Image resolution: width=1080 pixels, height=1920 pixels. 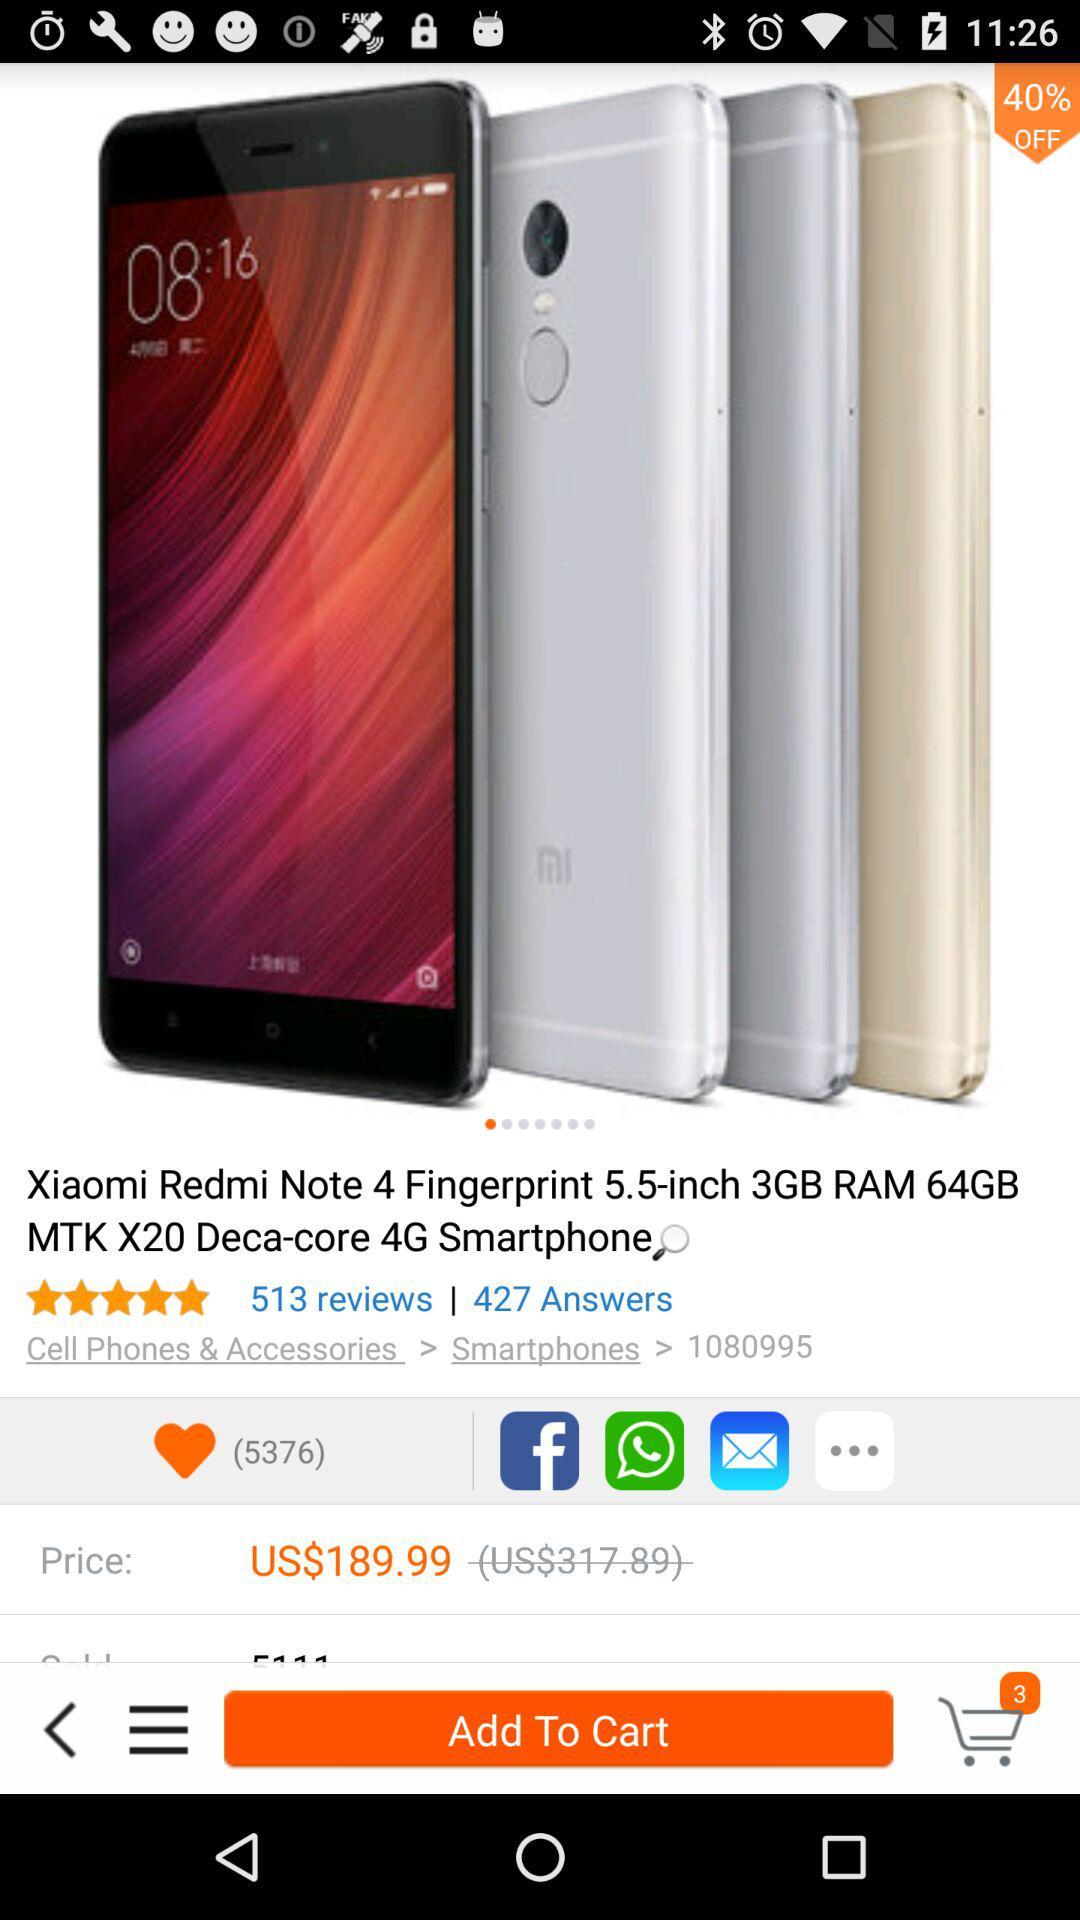 What do you see at coordinates (157, 1728) in the screenshot?
I see `menu` at bounding box center [157, 1728].